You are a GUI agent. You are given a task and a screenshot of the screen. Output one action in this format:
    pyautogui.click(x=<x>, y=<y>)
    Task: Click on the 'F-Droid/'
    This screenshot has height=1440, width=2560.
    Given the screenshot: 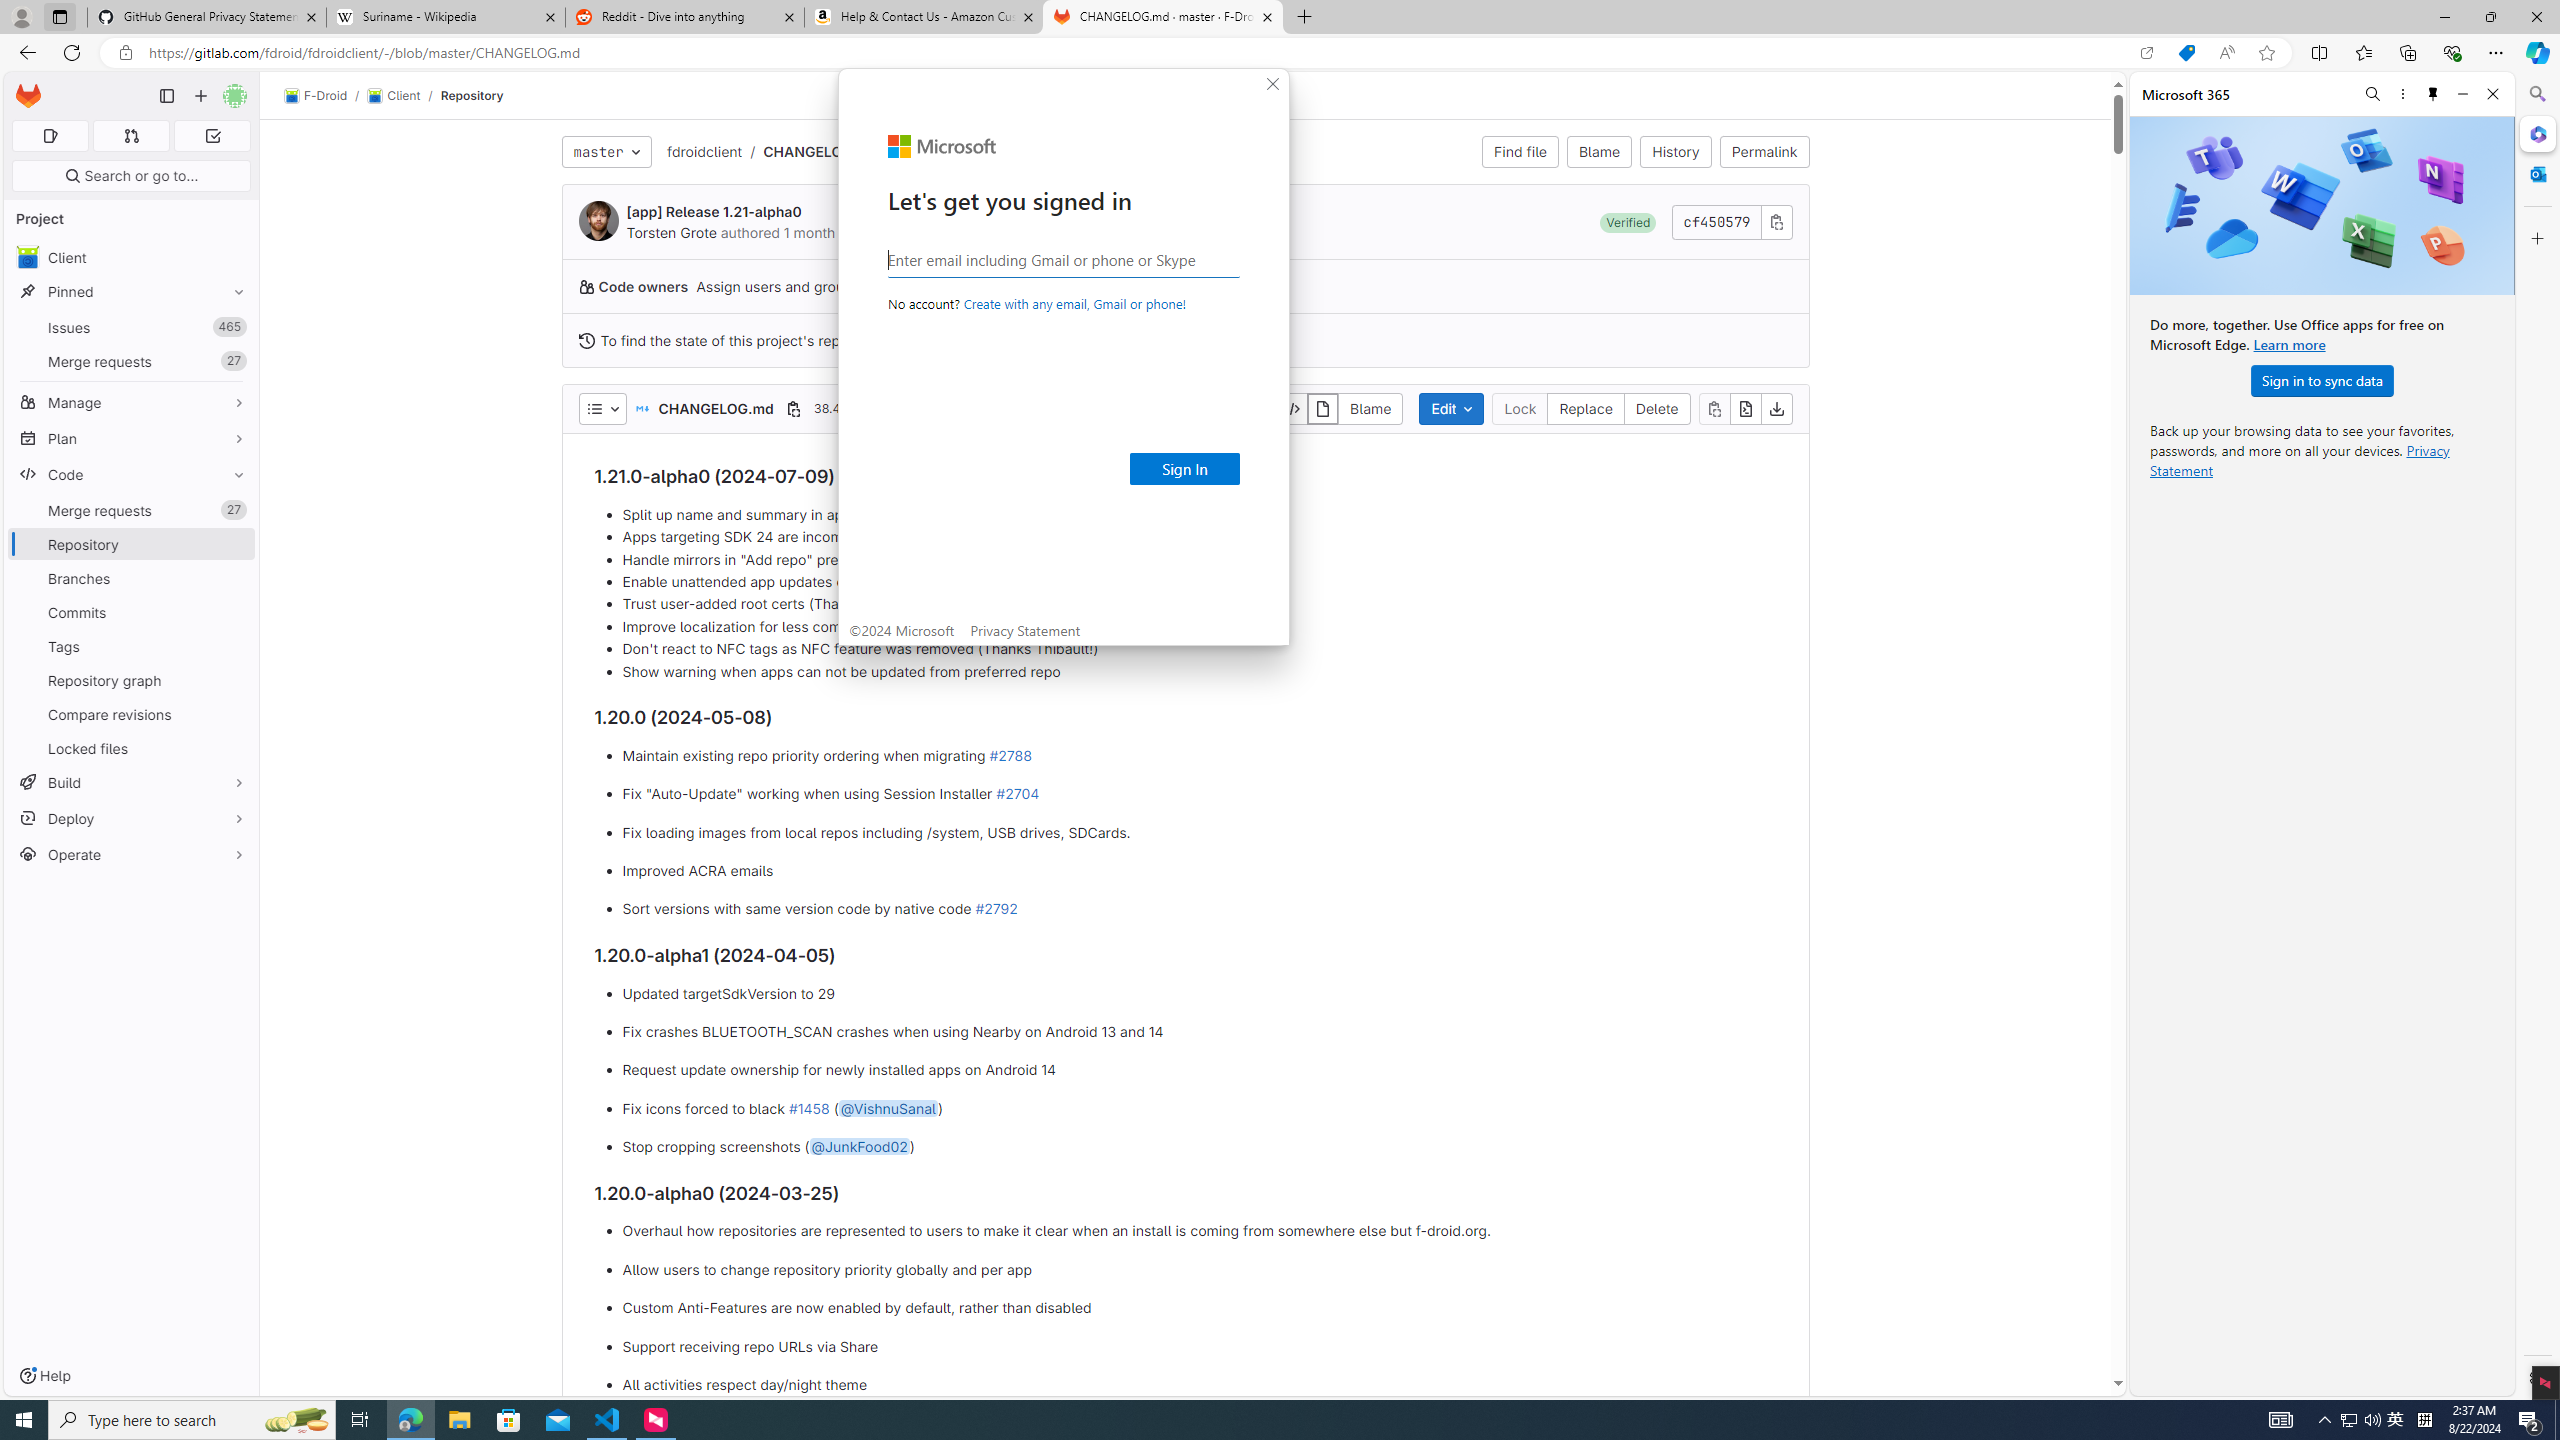 What is the action you would take?
    pyautogui.click(x=326, y=95)
    